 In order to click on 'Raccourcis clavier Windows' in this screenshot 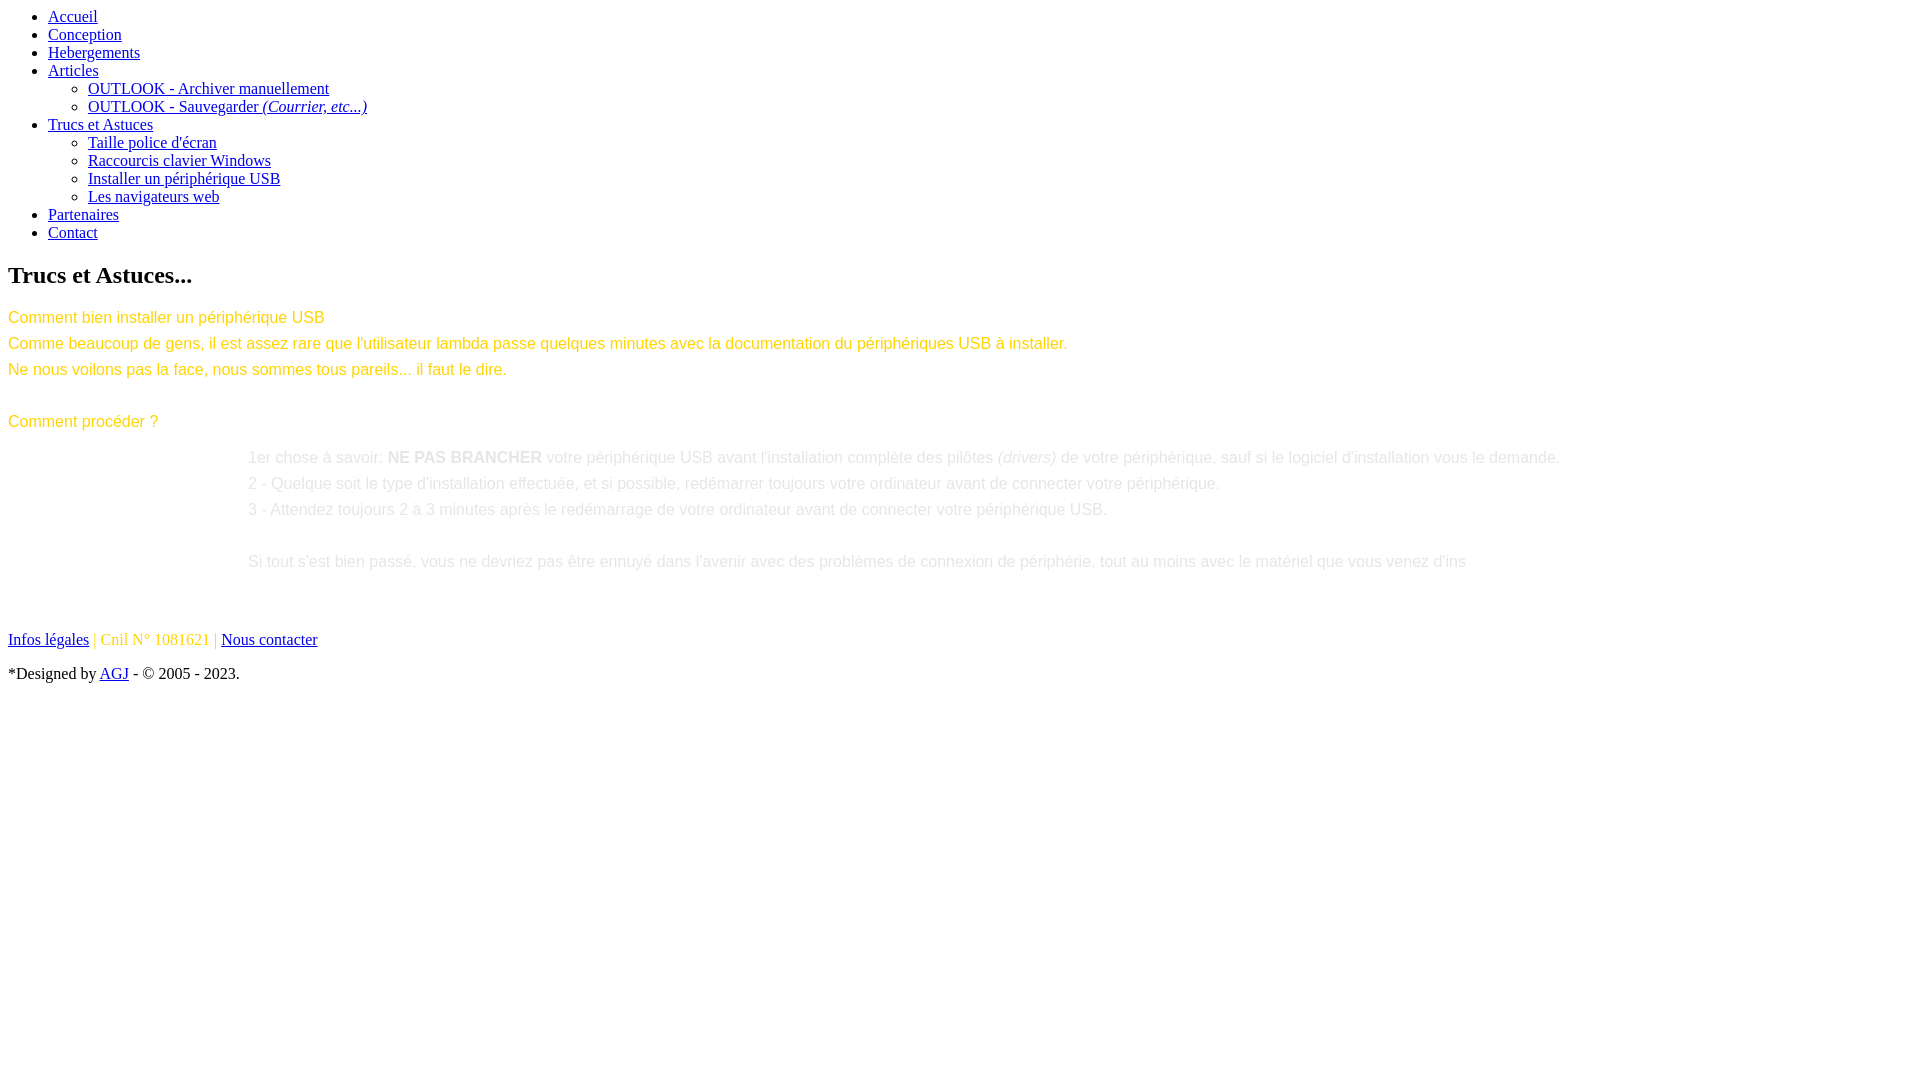, I will do `click(179, 159)`.